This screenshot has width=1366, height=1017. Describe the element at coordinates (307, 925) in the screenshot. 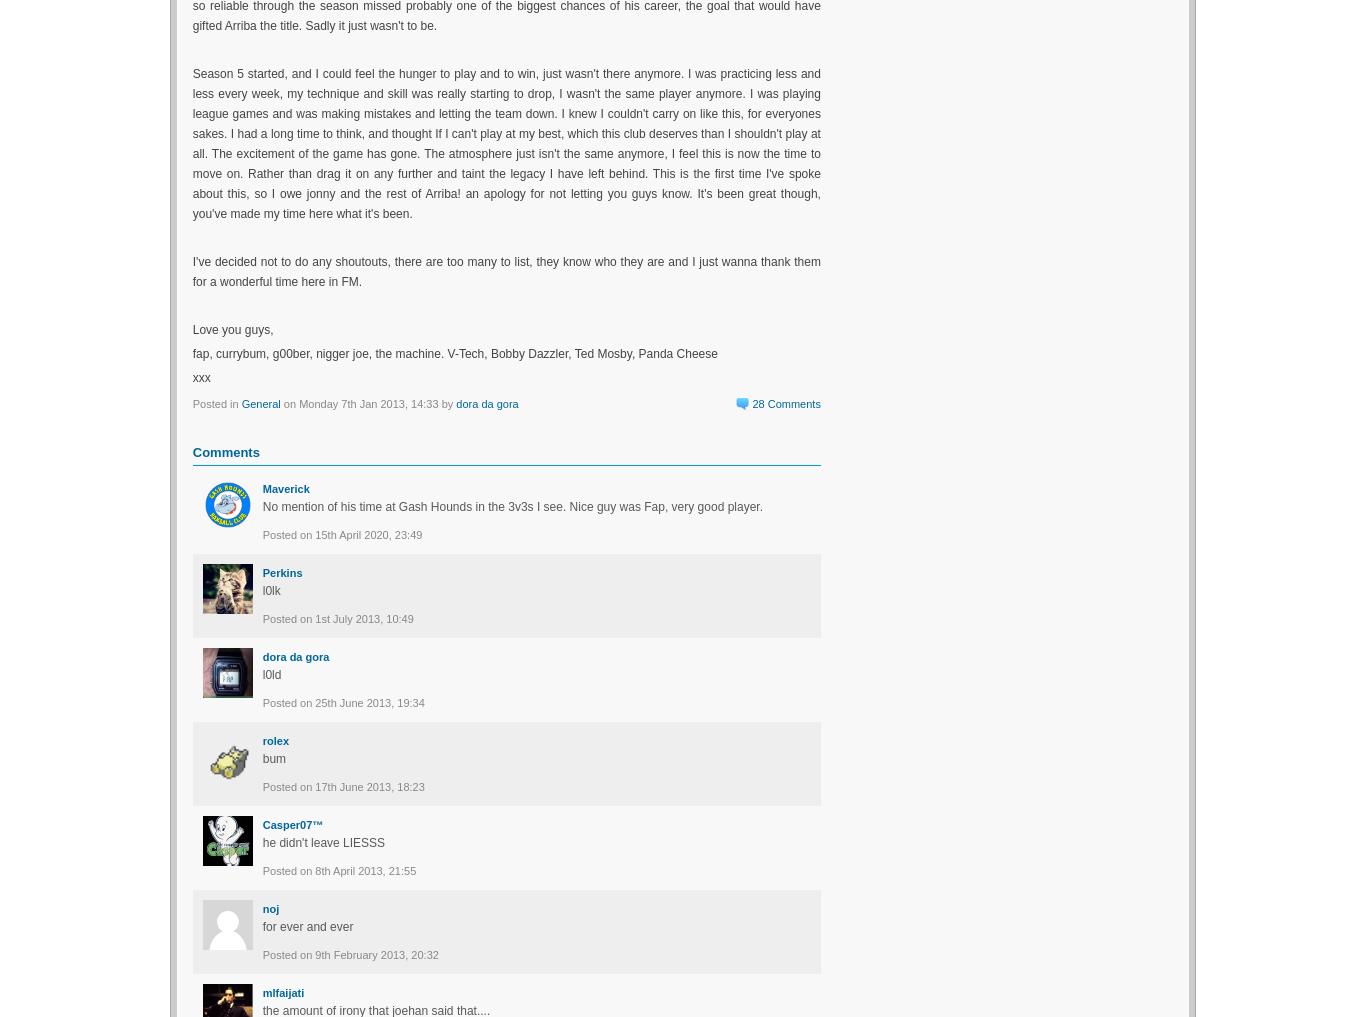

I see `'for ever and ever'` at that location.